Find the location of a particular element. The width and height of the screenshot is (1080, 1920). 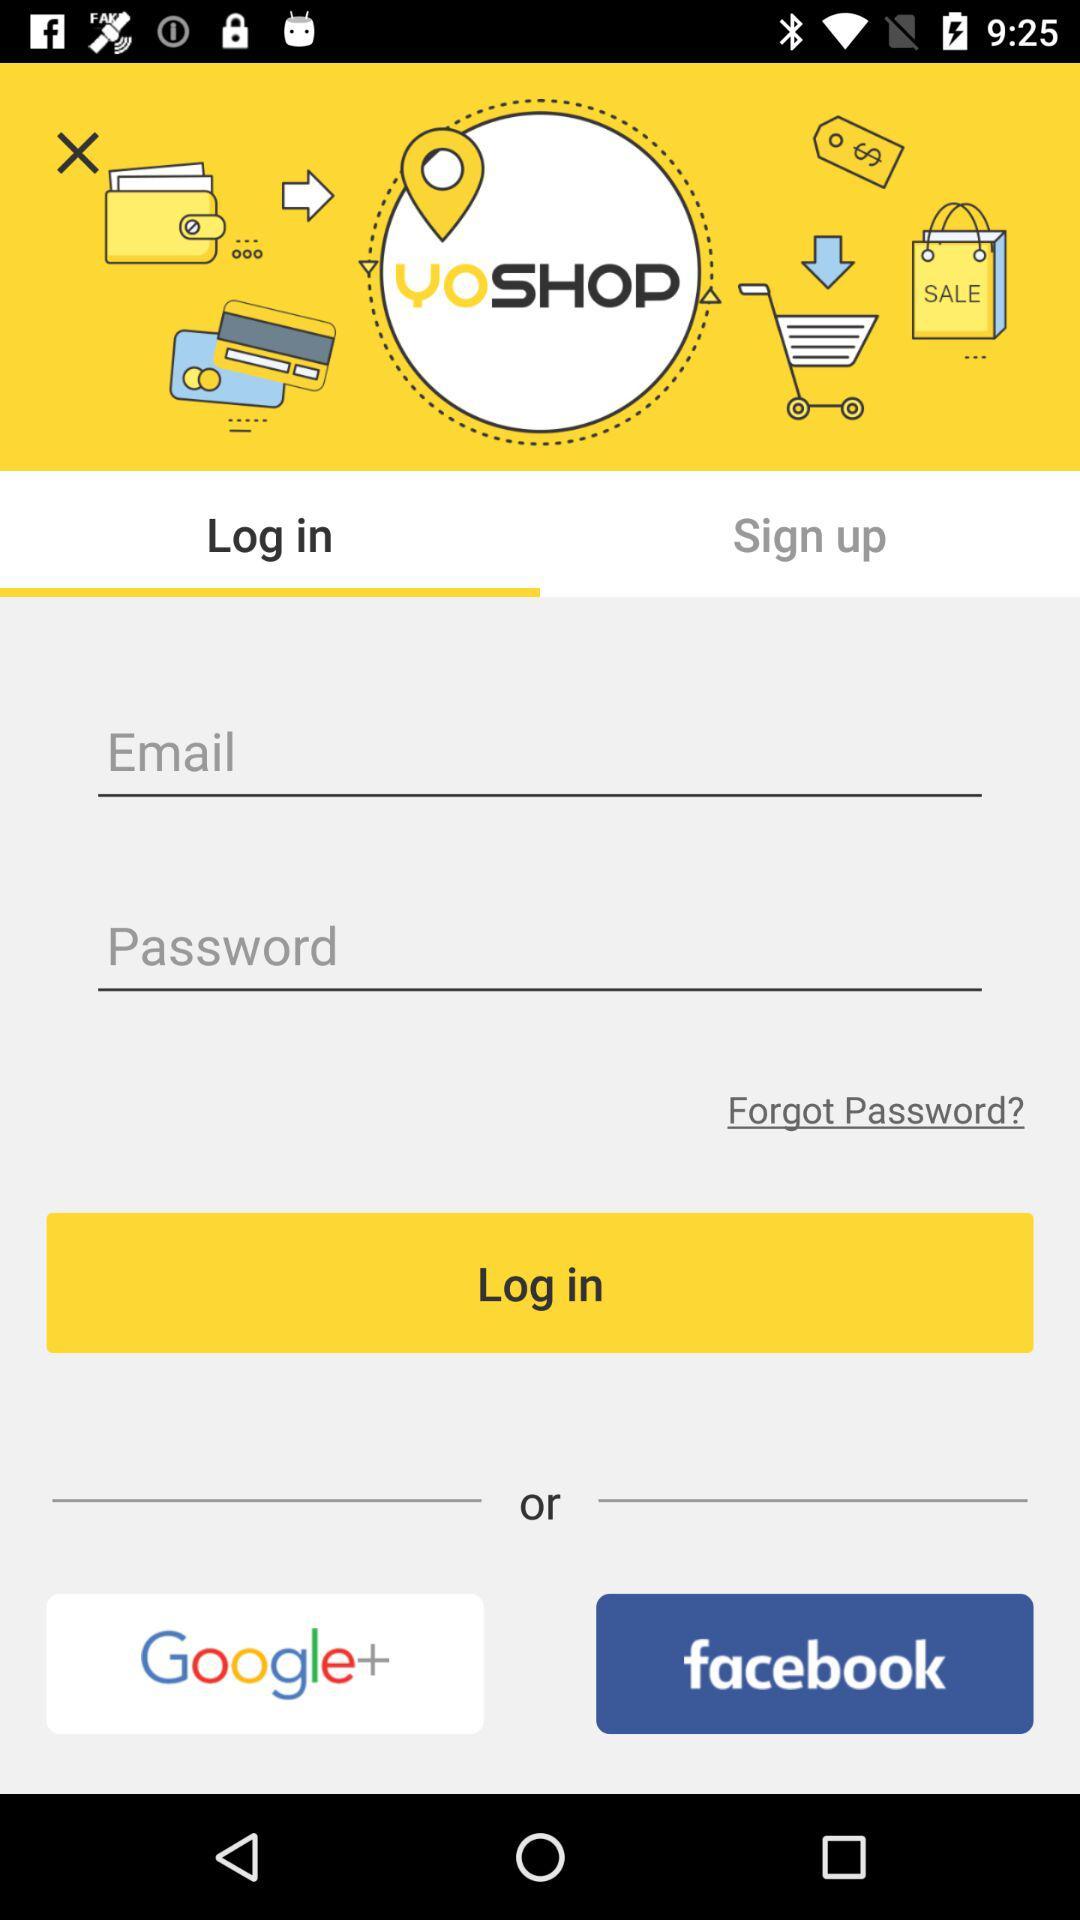

icon on the right is located at coordinates (874, 1108).